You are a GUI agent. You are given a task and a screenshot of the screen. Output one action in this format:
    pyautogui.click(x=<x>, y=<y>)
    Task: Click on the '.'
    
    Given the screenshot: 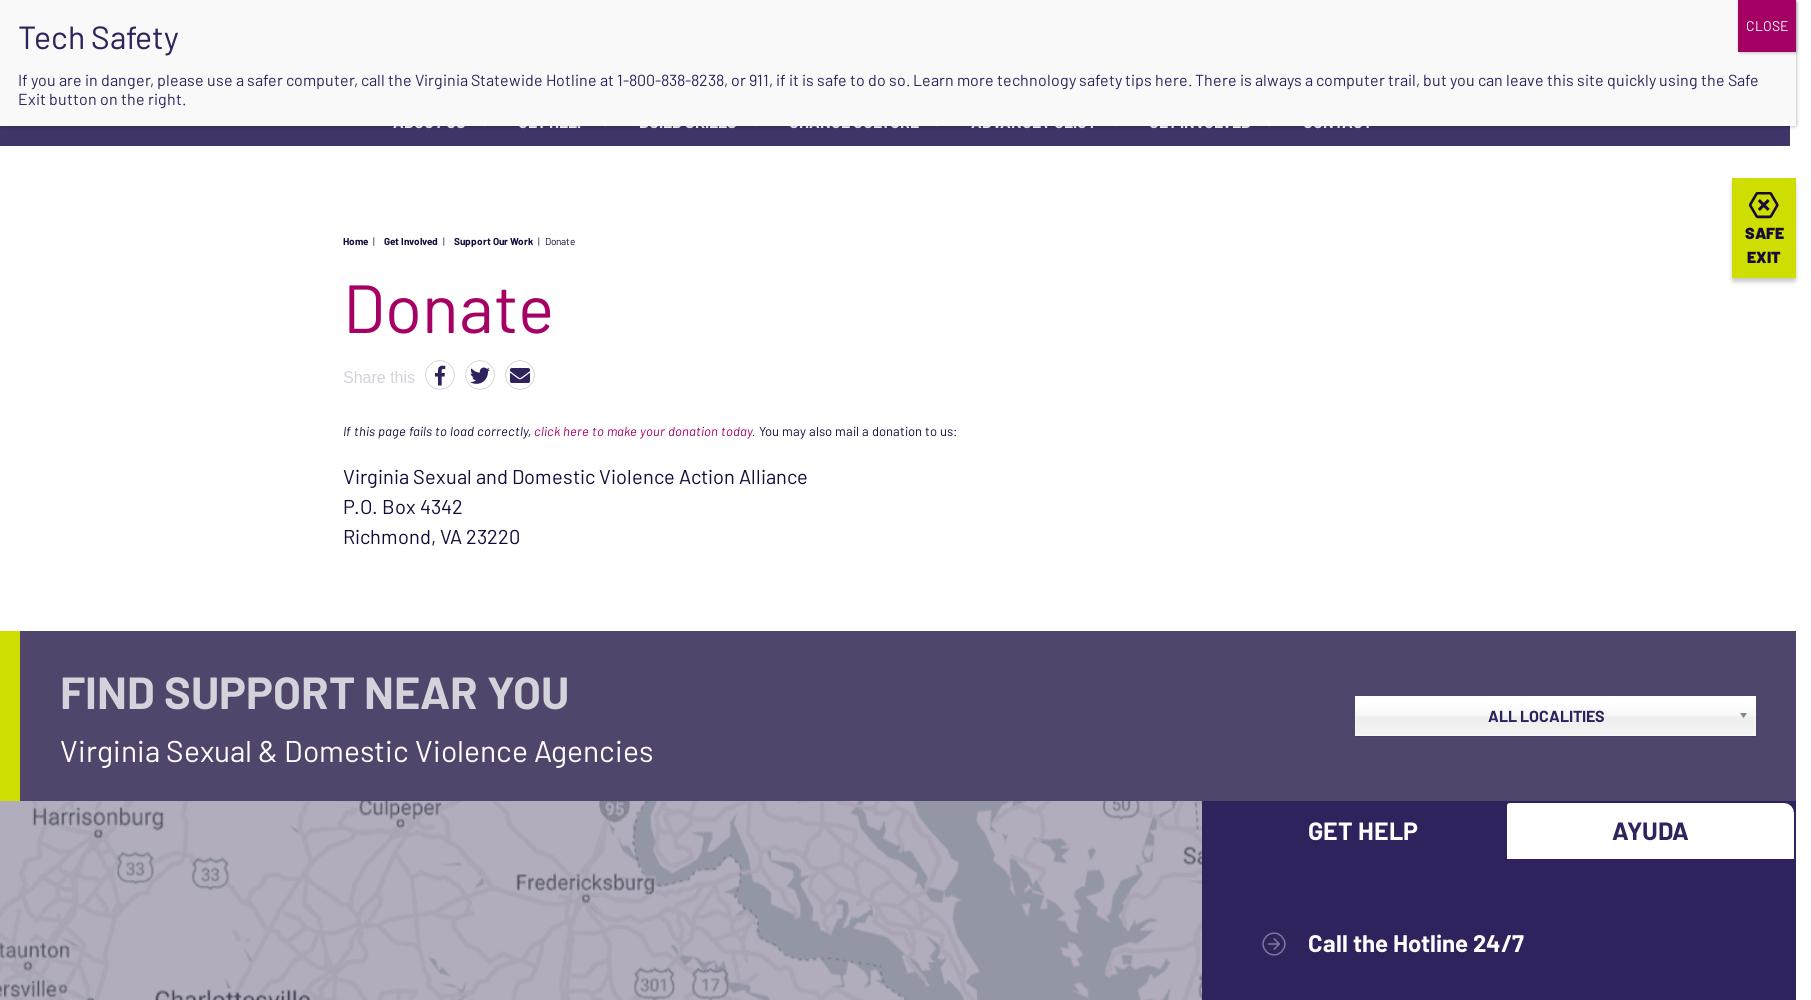 What is the action you would take?
    pyautogui.click(x=752, y=430)
    